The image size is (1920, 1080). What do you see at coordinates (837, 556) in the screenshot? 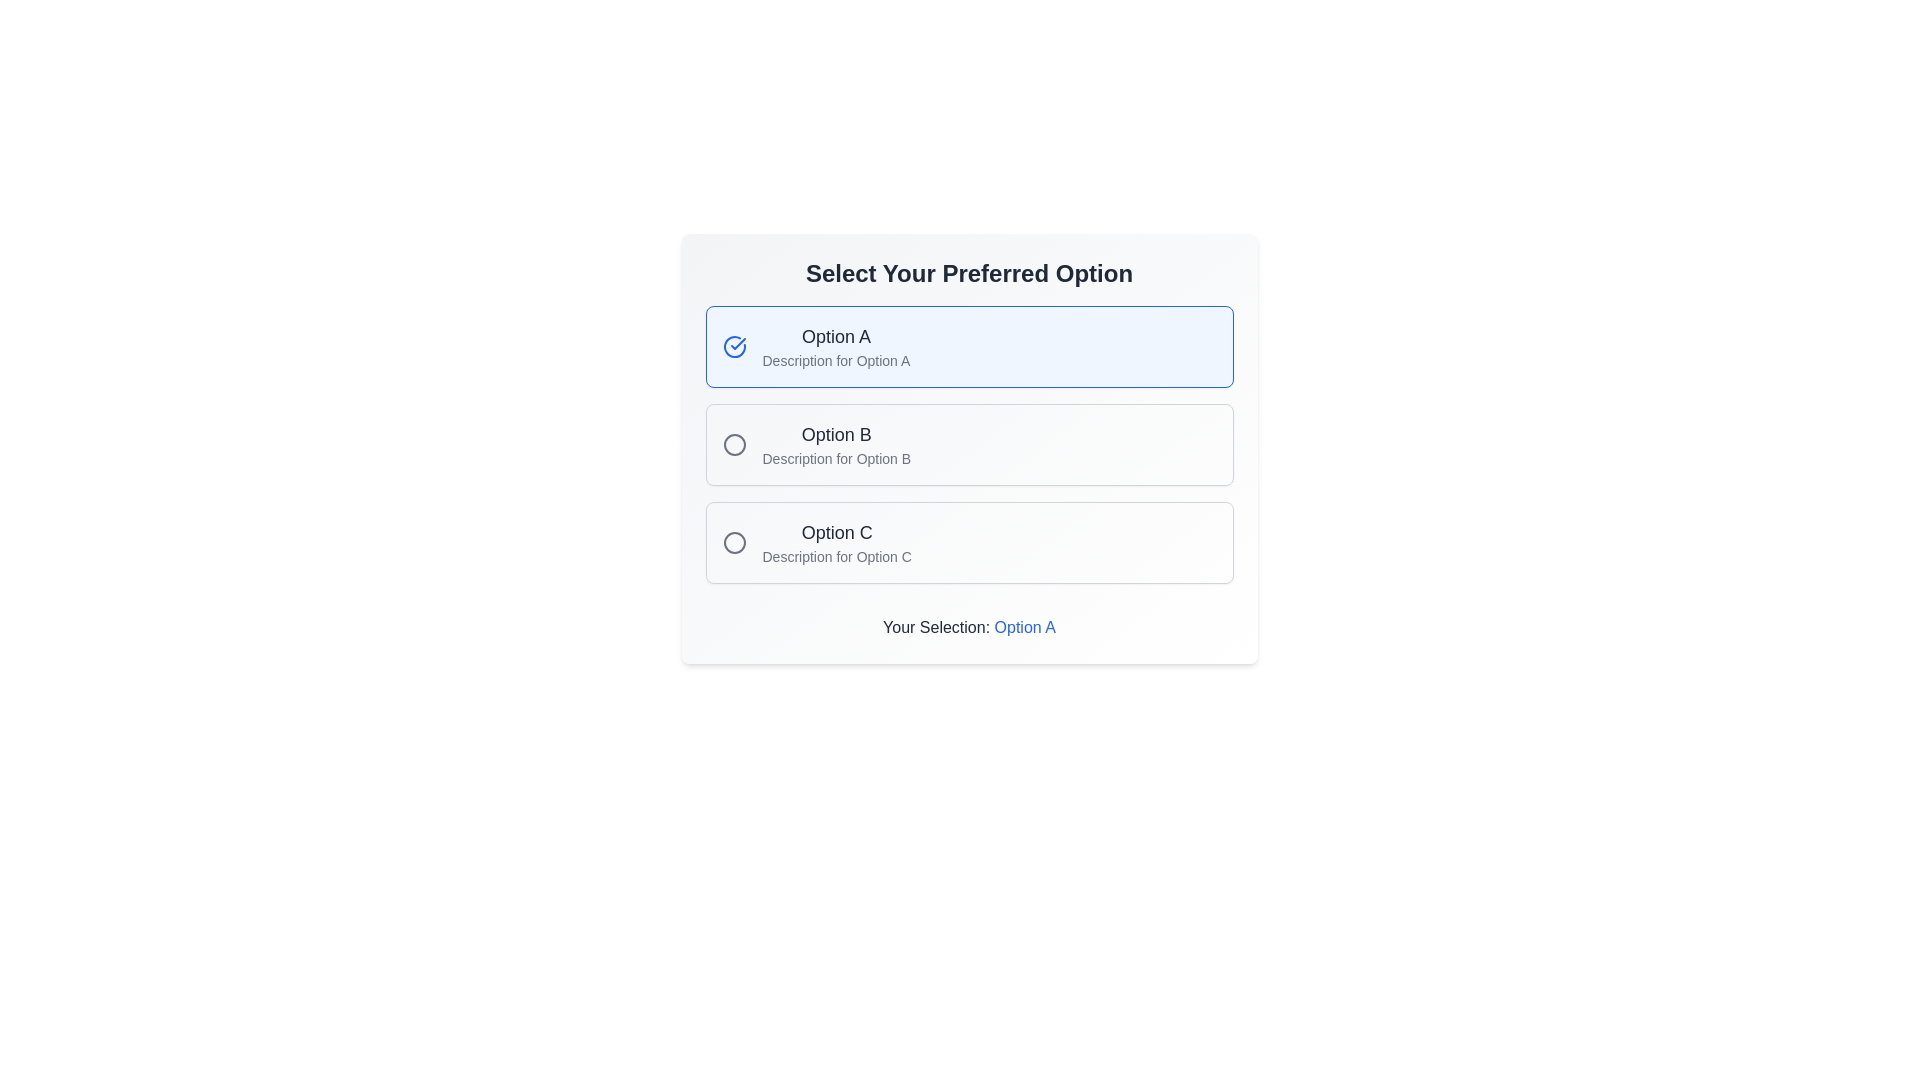
I see `information provided by the static text label located directly below the 'Option C' selection, which offers clarification about this option` at bounding box center [837, 556].